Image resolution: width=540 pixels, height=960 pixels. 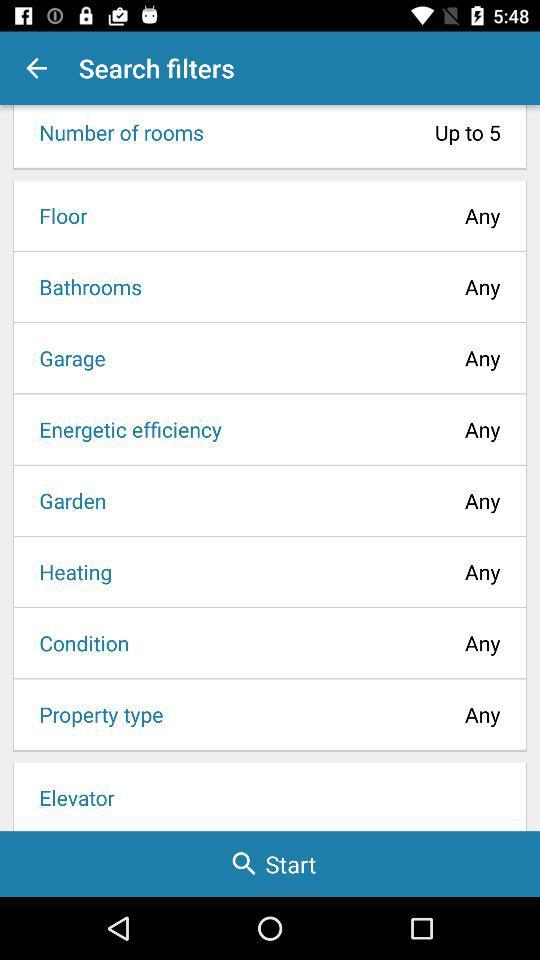 I want to click on item to the left of any item, so click(x=68, y=571).